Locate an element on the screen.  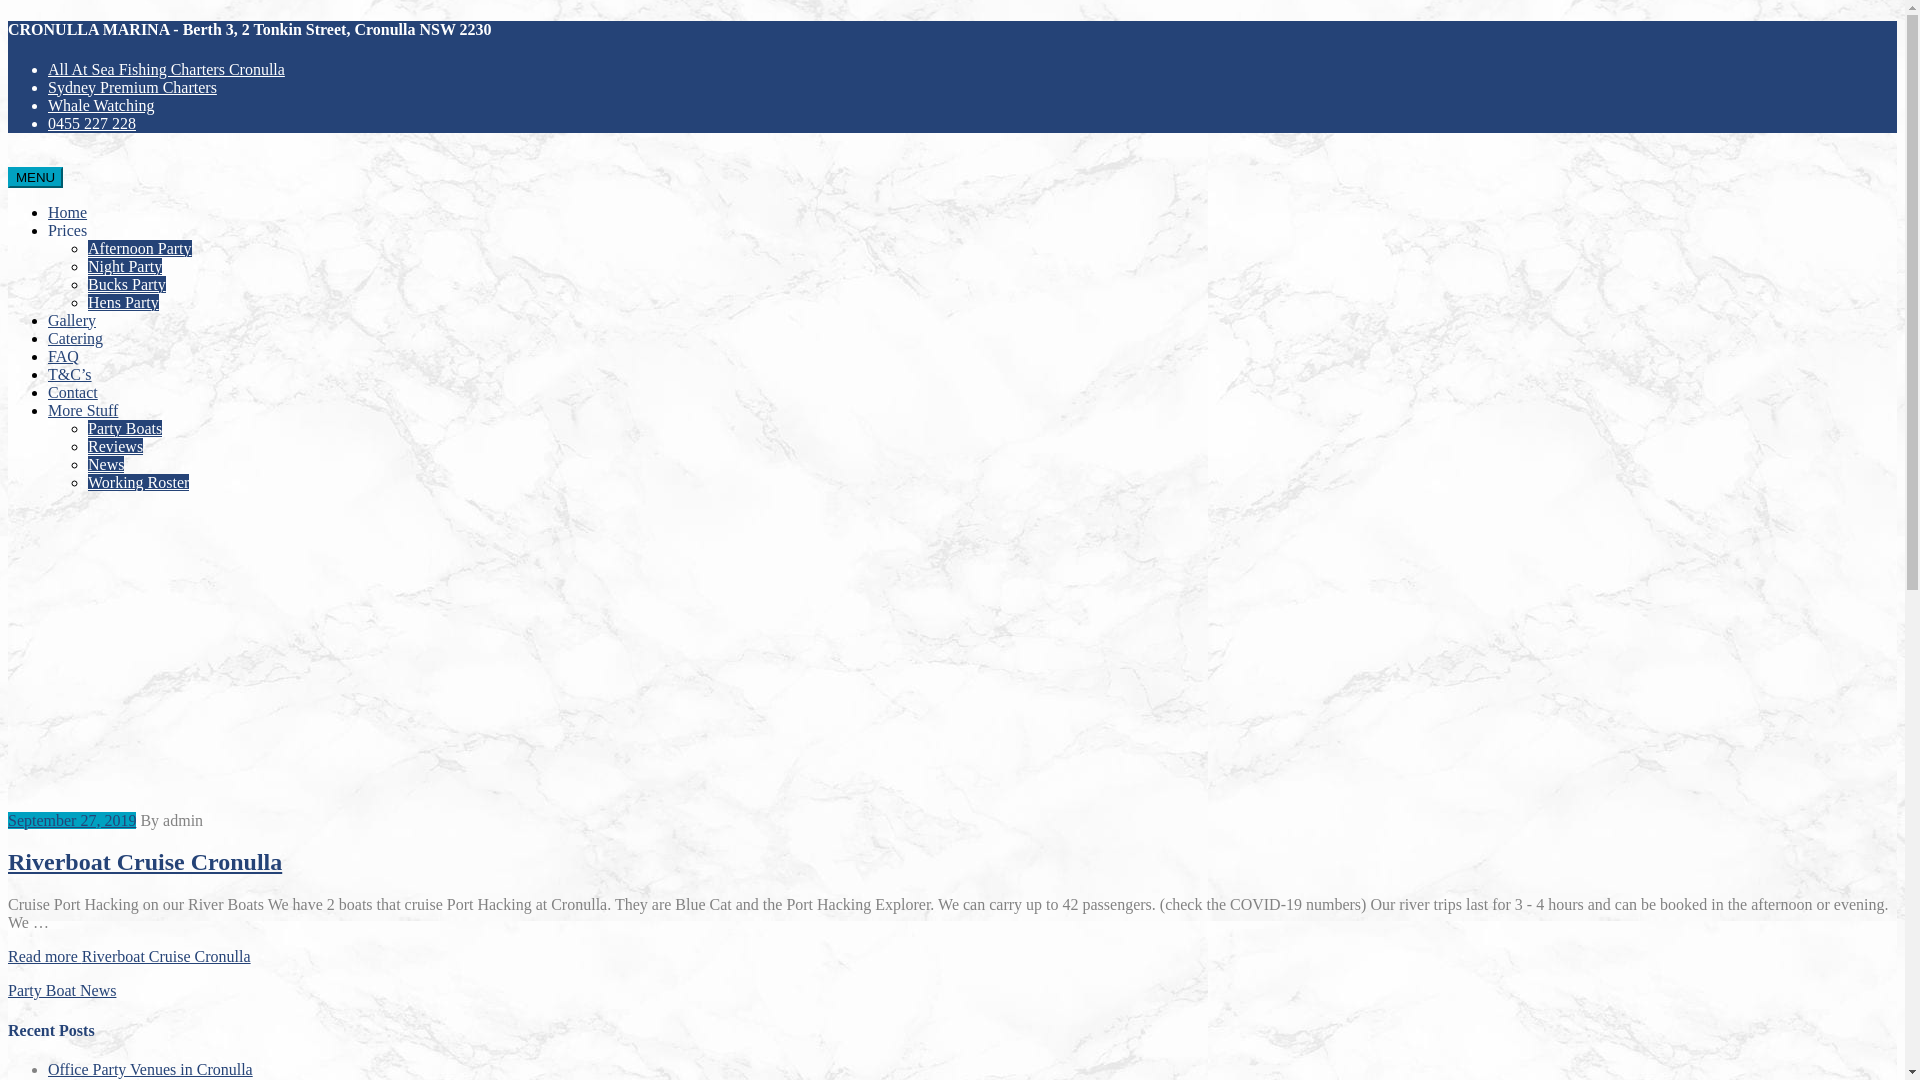
'Working Roster' is located at coordinates (86, 482).